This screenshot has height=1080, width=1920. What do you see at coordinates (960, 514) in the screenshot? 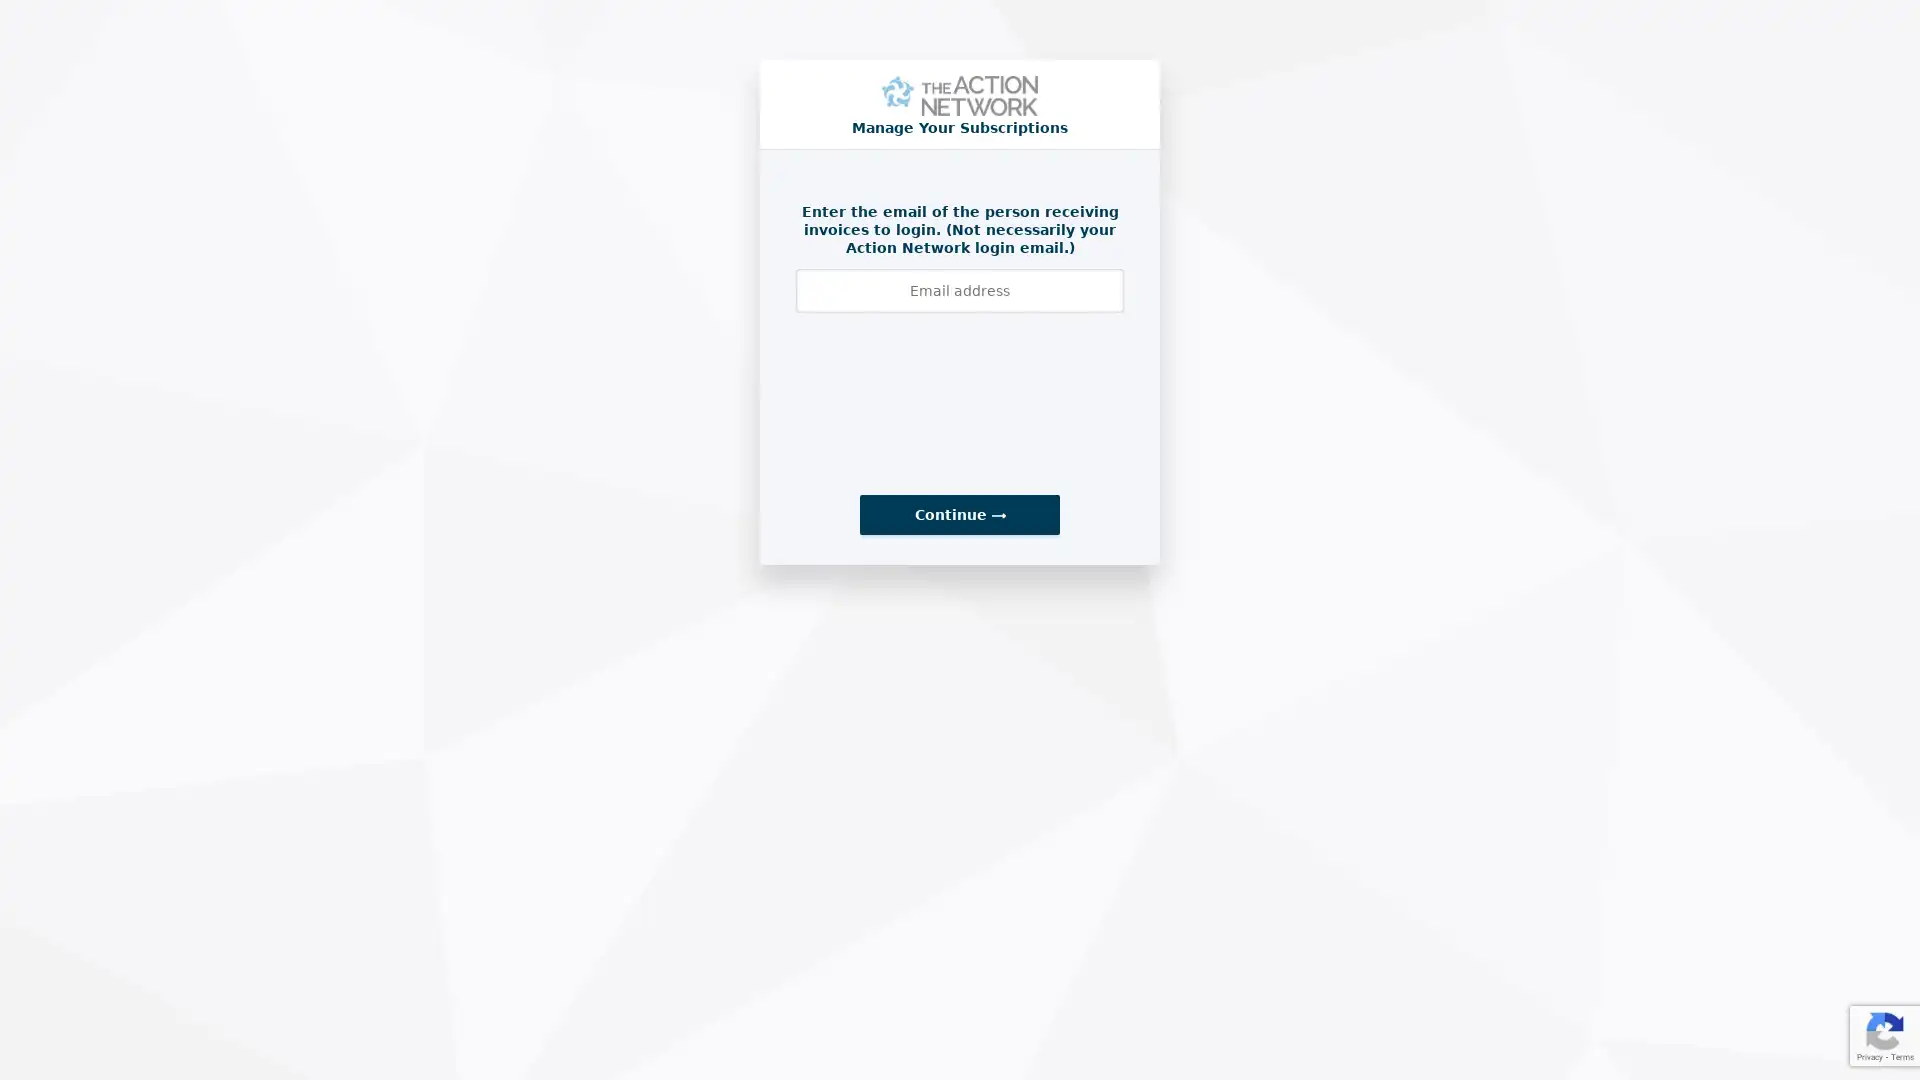
I see `Continue` at bounding box center [960, 514].